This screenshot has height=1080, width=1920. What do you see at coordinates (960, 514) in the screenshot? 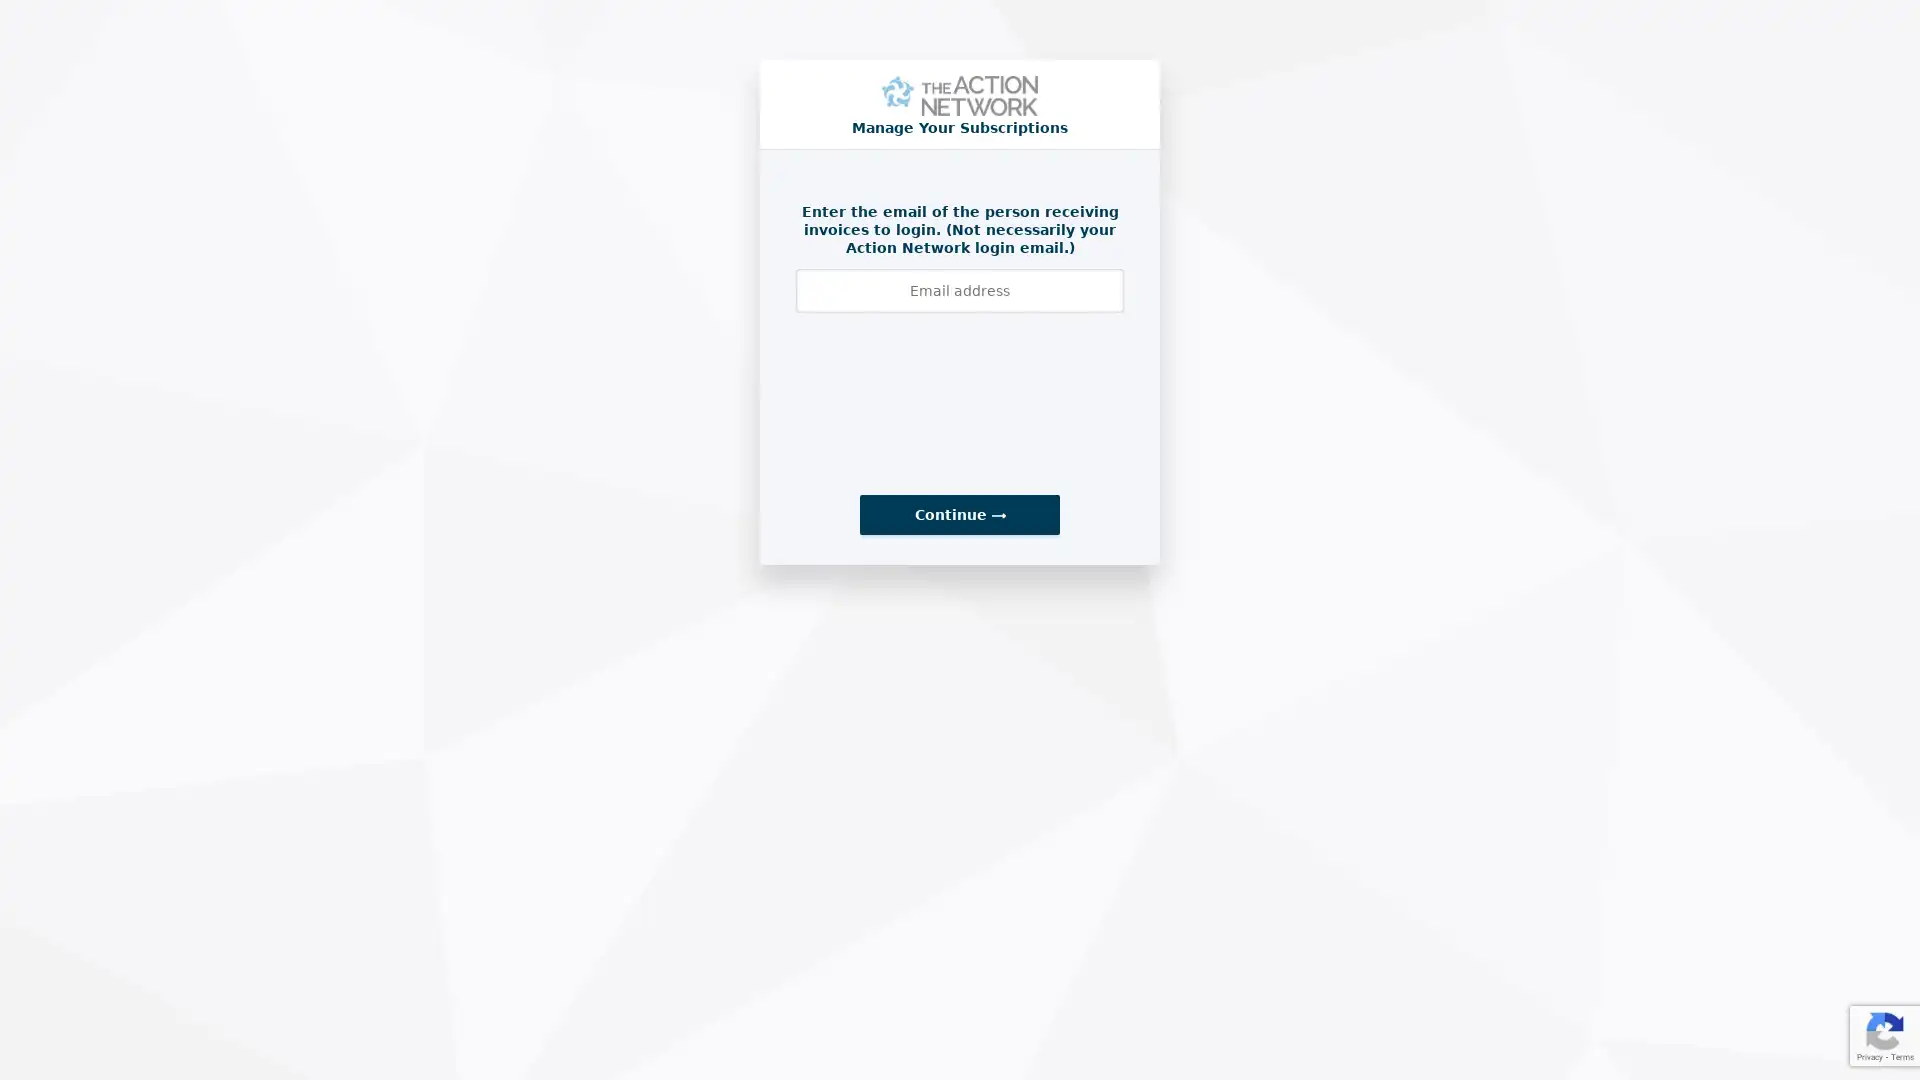
I see `Continue` at bounding box center [960, 514].